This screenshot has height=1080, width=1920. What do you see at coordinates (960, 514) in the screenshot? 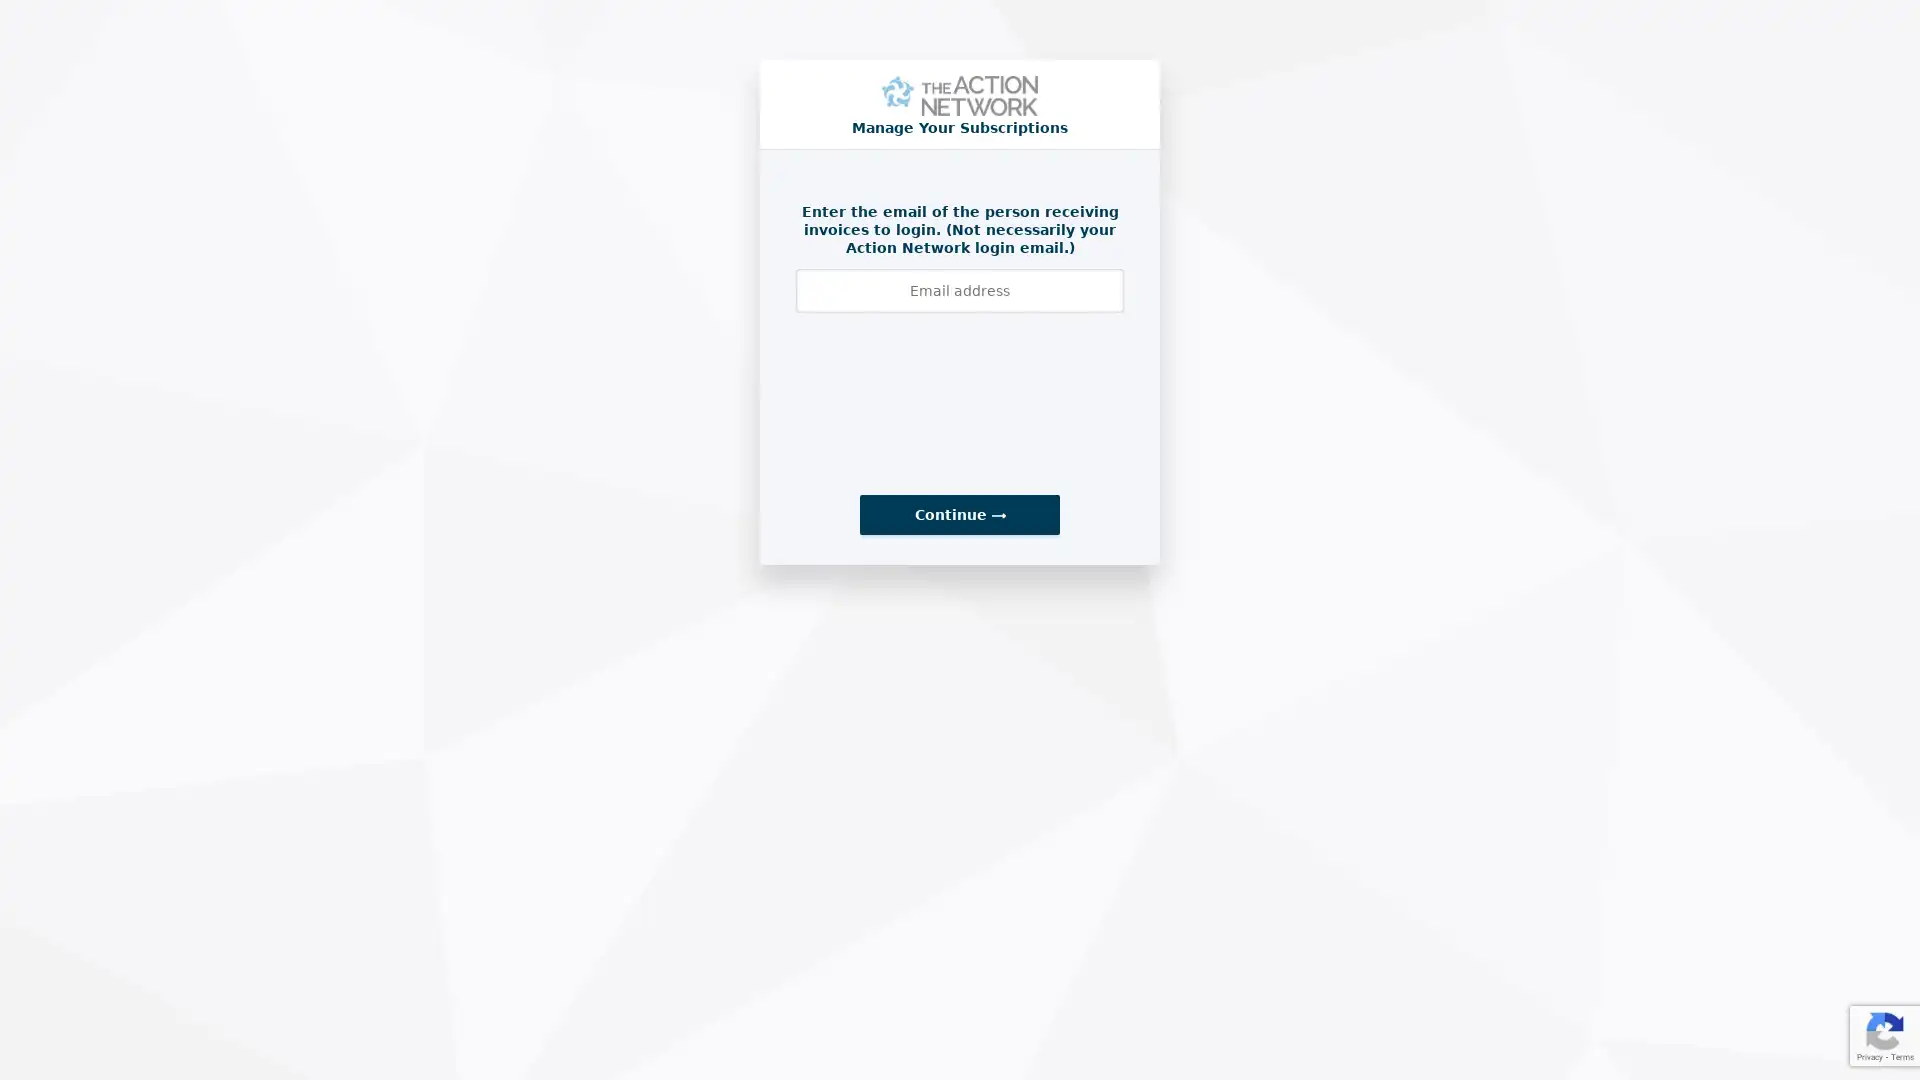
I see `Continue` at bounding box center [960, 514].